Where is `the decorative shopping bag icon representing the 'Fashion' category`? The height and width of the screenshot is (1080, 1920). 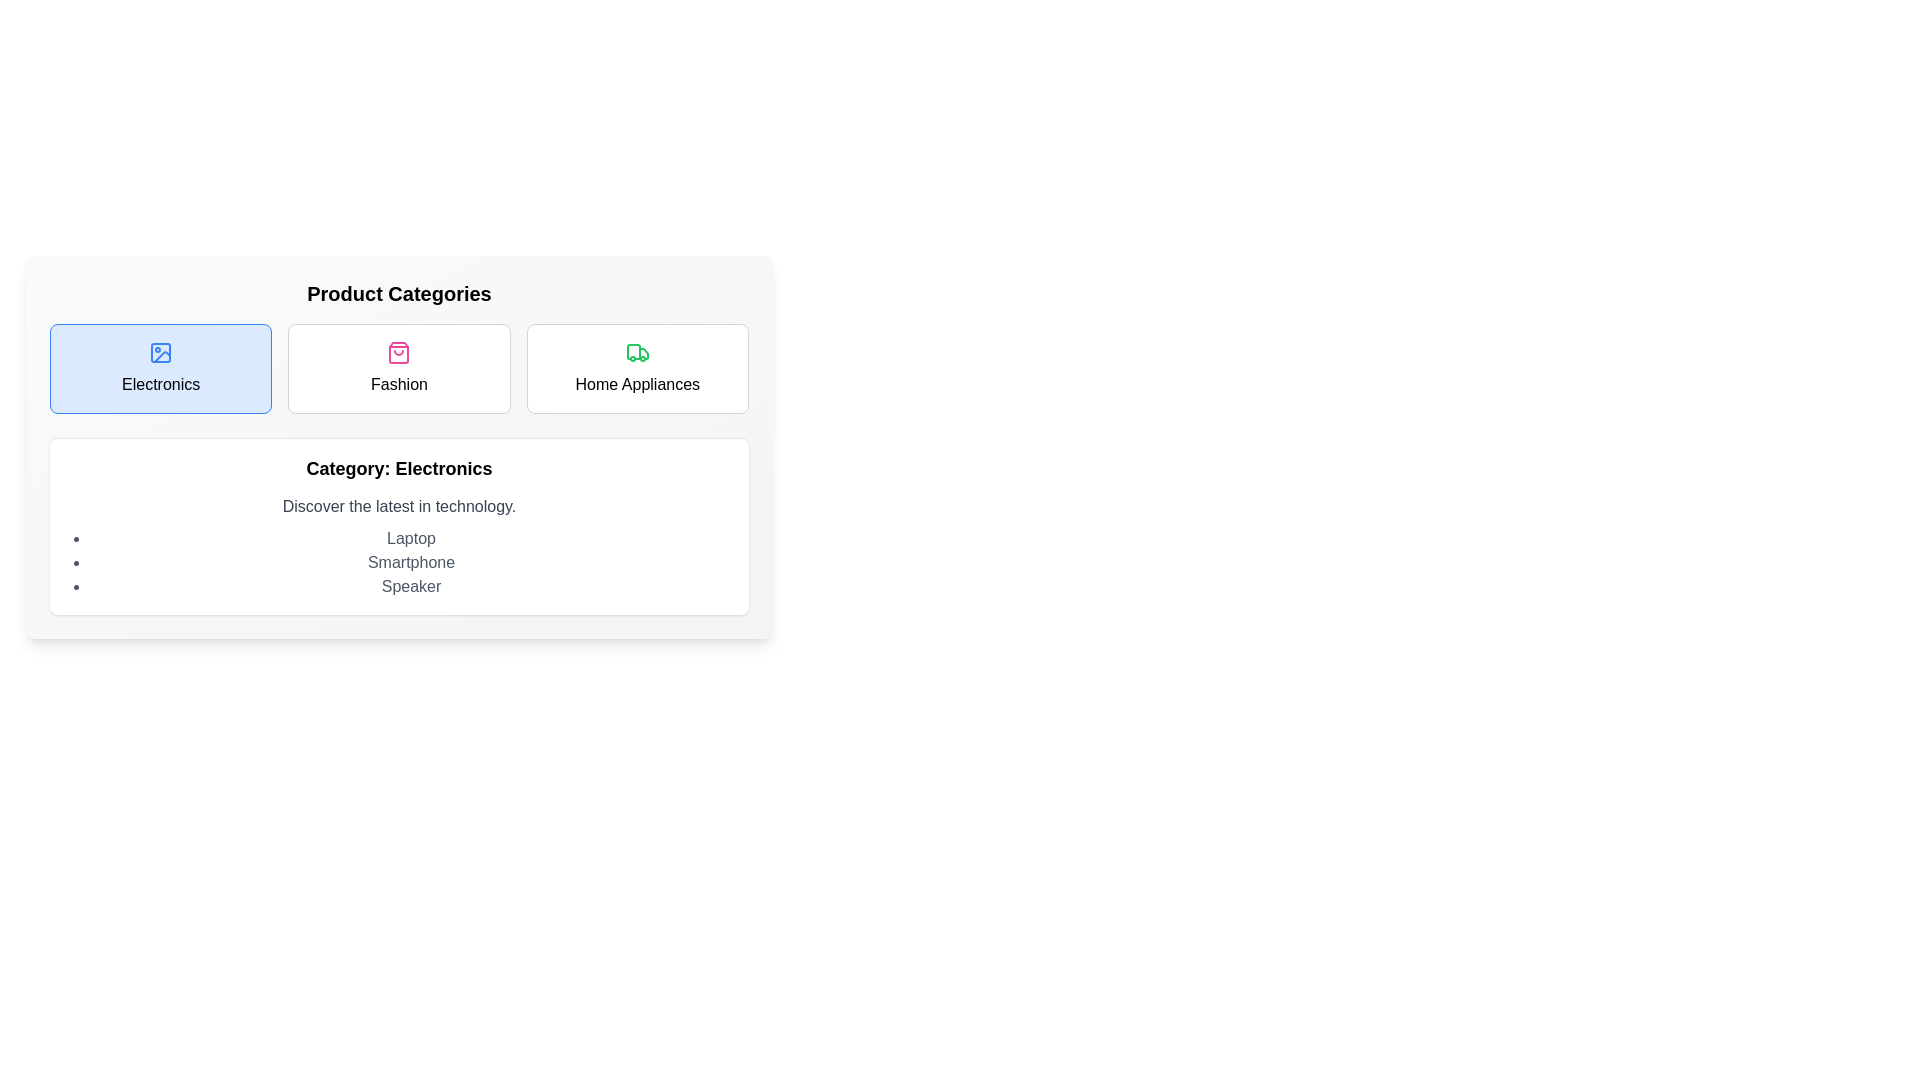 the decorative shopping bag icon representing the 'Fashion' category is located at coordinates (399, 352).